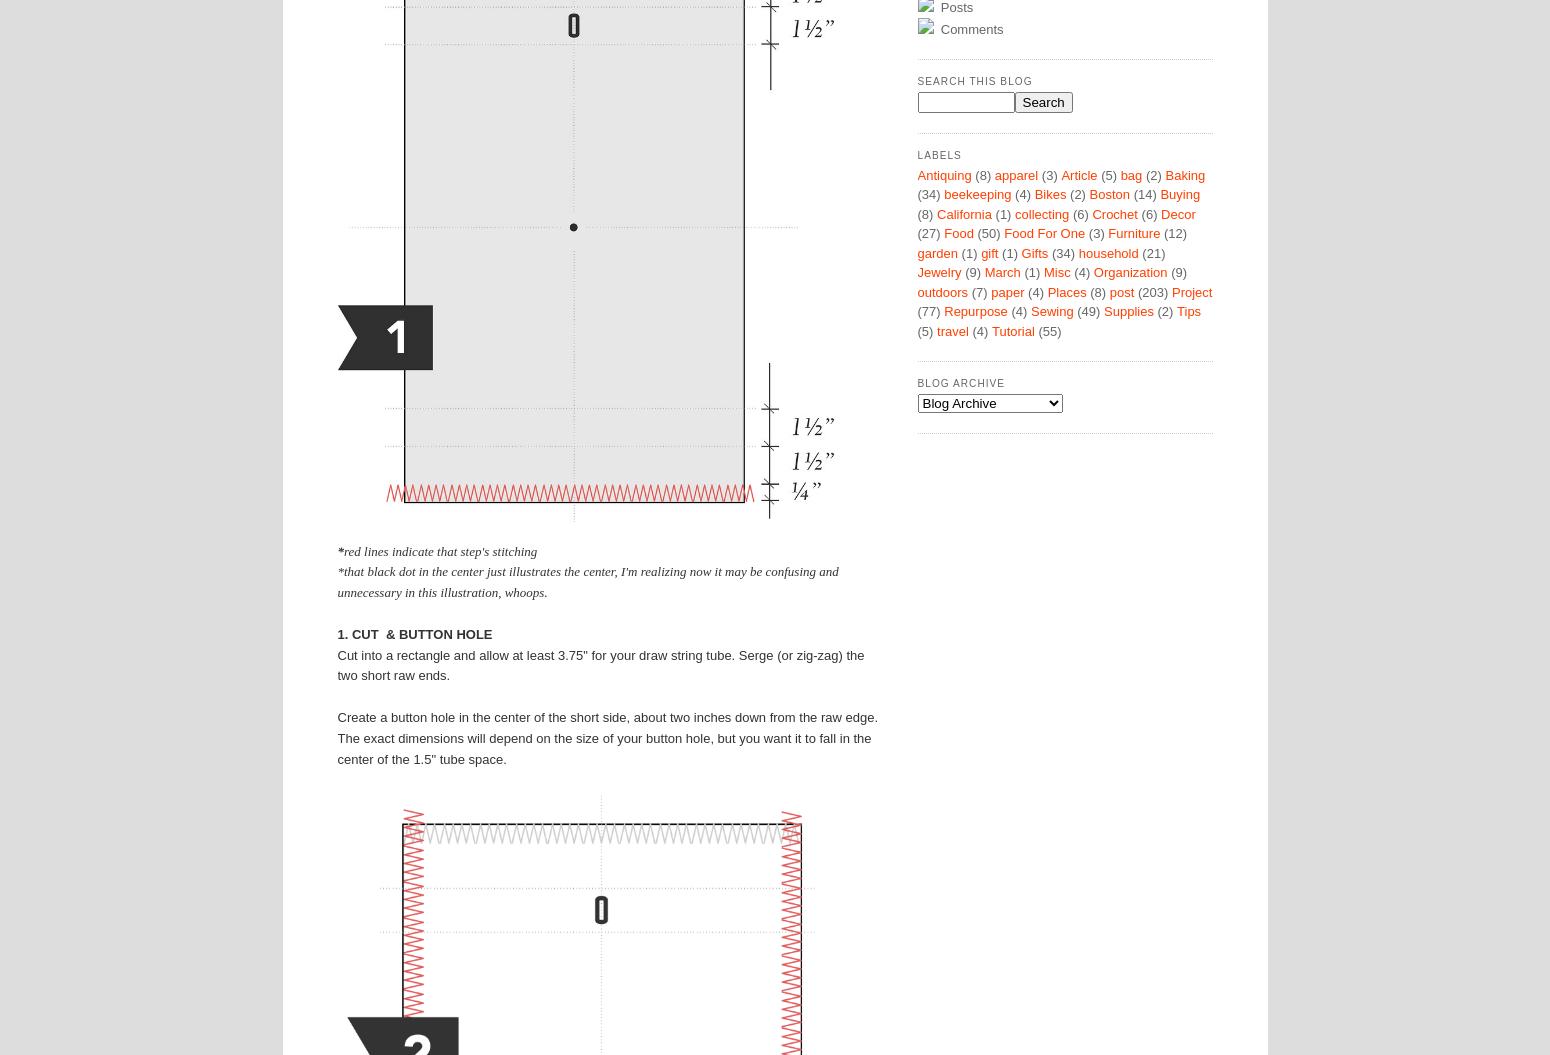 The width and height of the screenshot is (1550, 1055). What do you see at coordinates (1016, 174) in the screenshot?
I see `'apparel'` at bounding box center [1016, 174].